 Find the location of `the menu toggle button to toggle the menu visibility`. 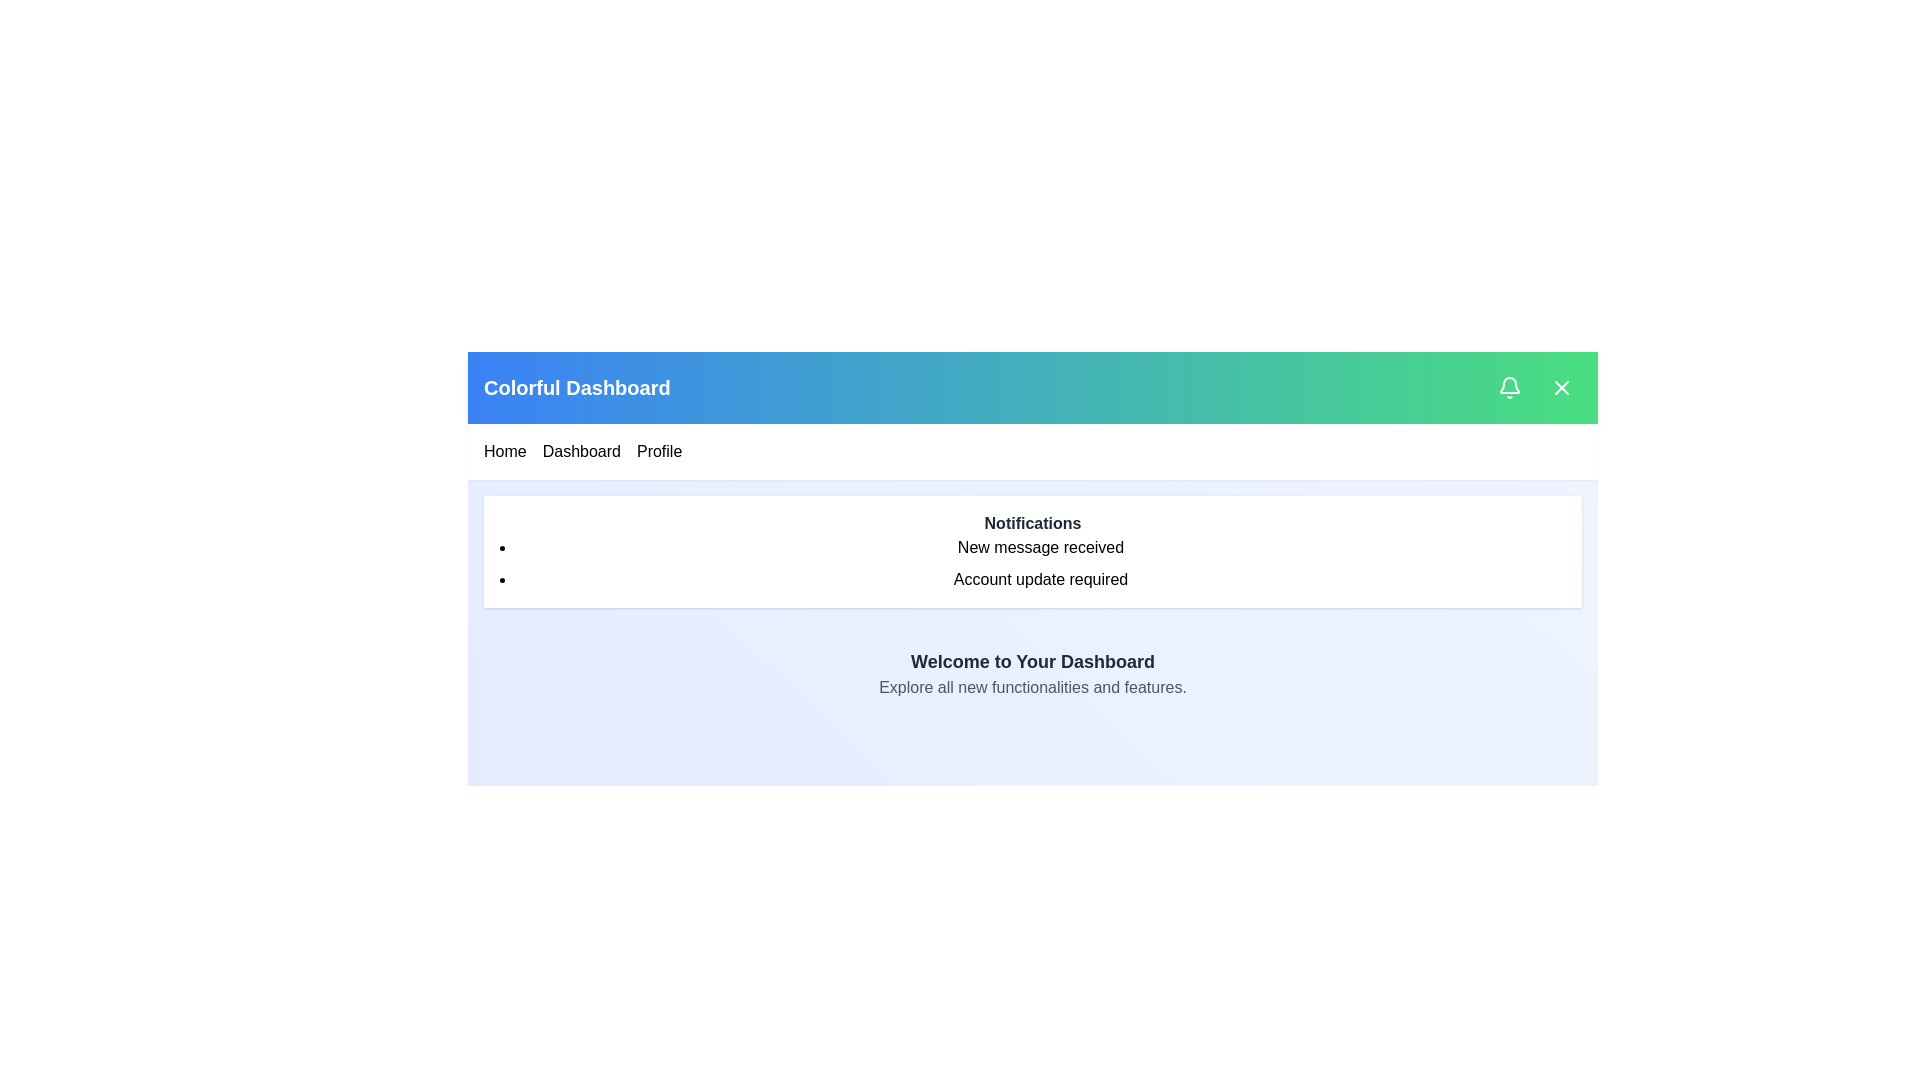

the menu toggle button to toggle the menu visibility is located at coordinates (1560, 388).